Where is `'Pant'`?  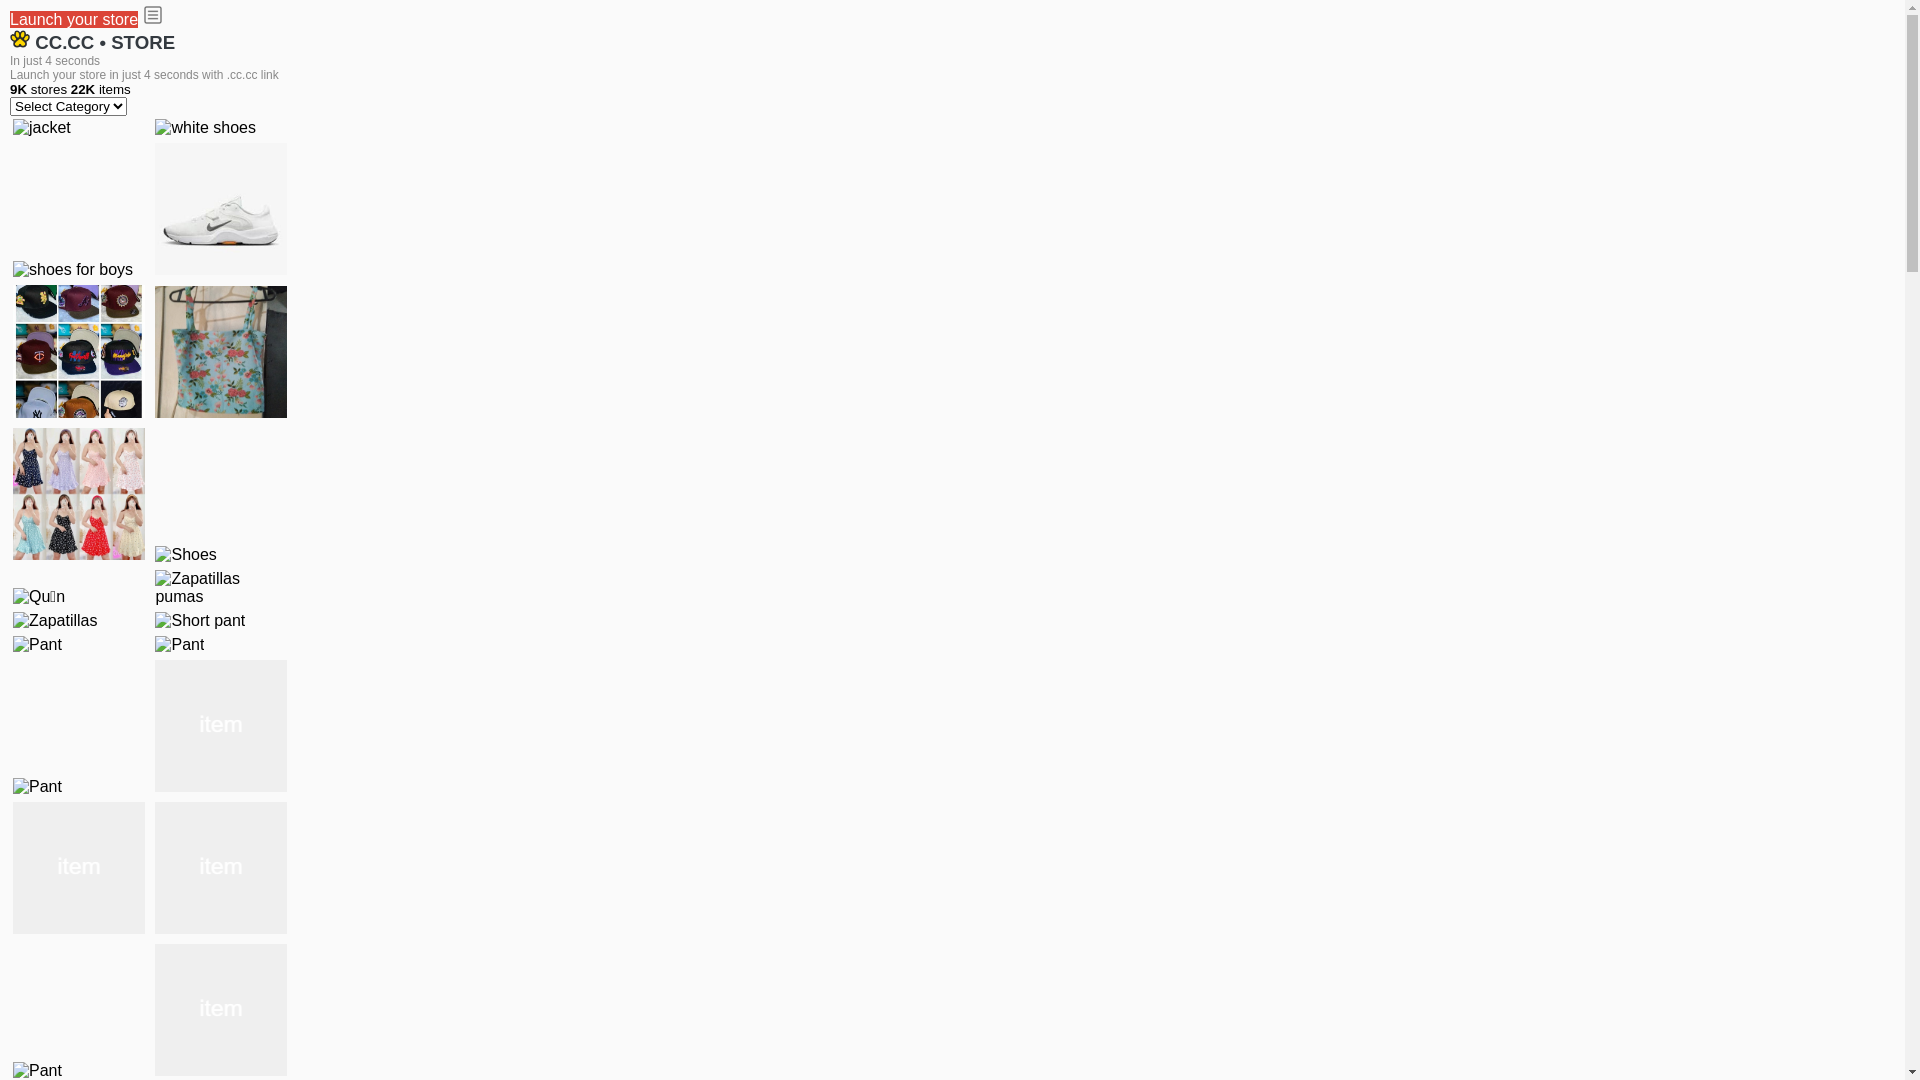
'Pant' is located at coordinates (220, 1010).